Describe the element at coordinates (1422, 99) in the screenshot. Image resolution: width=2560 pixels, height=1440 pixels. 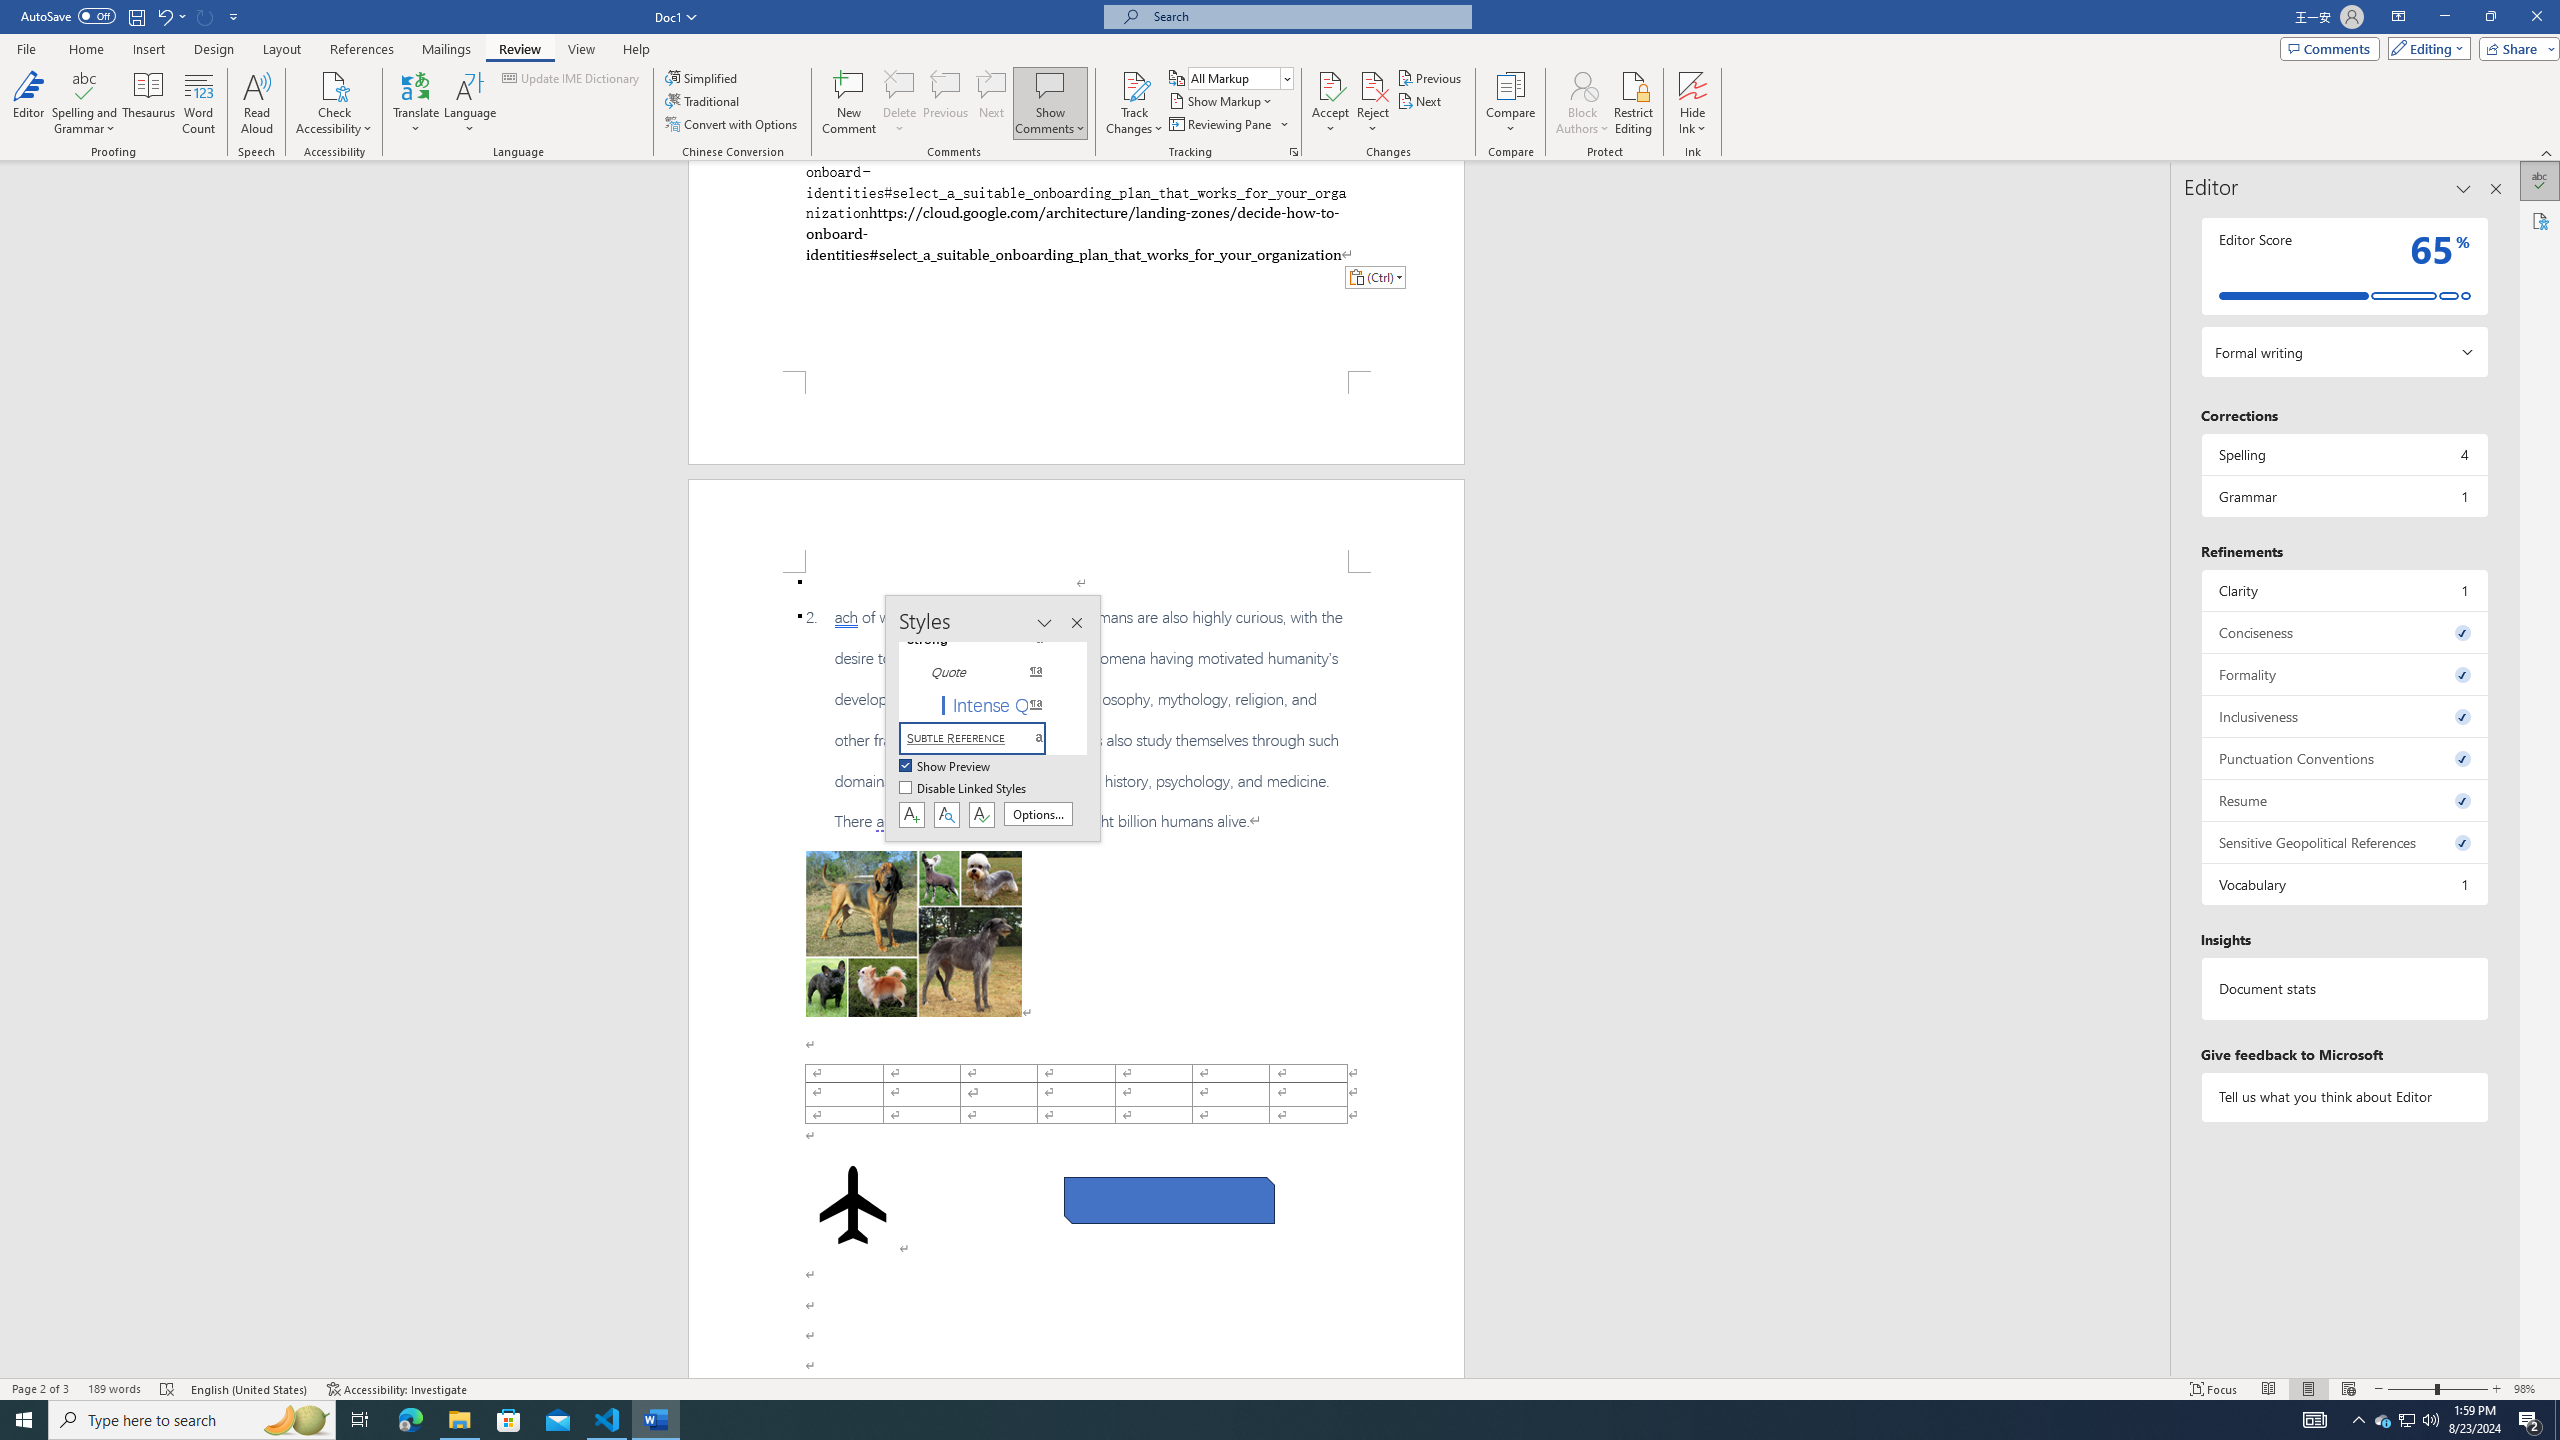
I see `'Next'` at that location.